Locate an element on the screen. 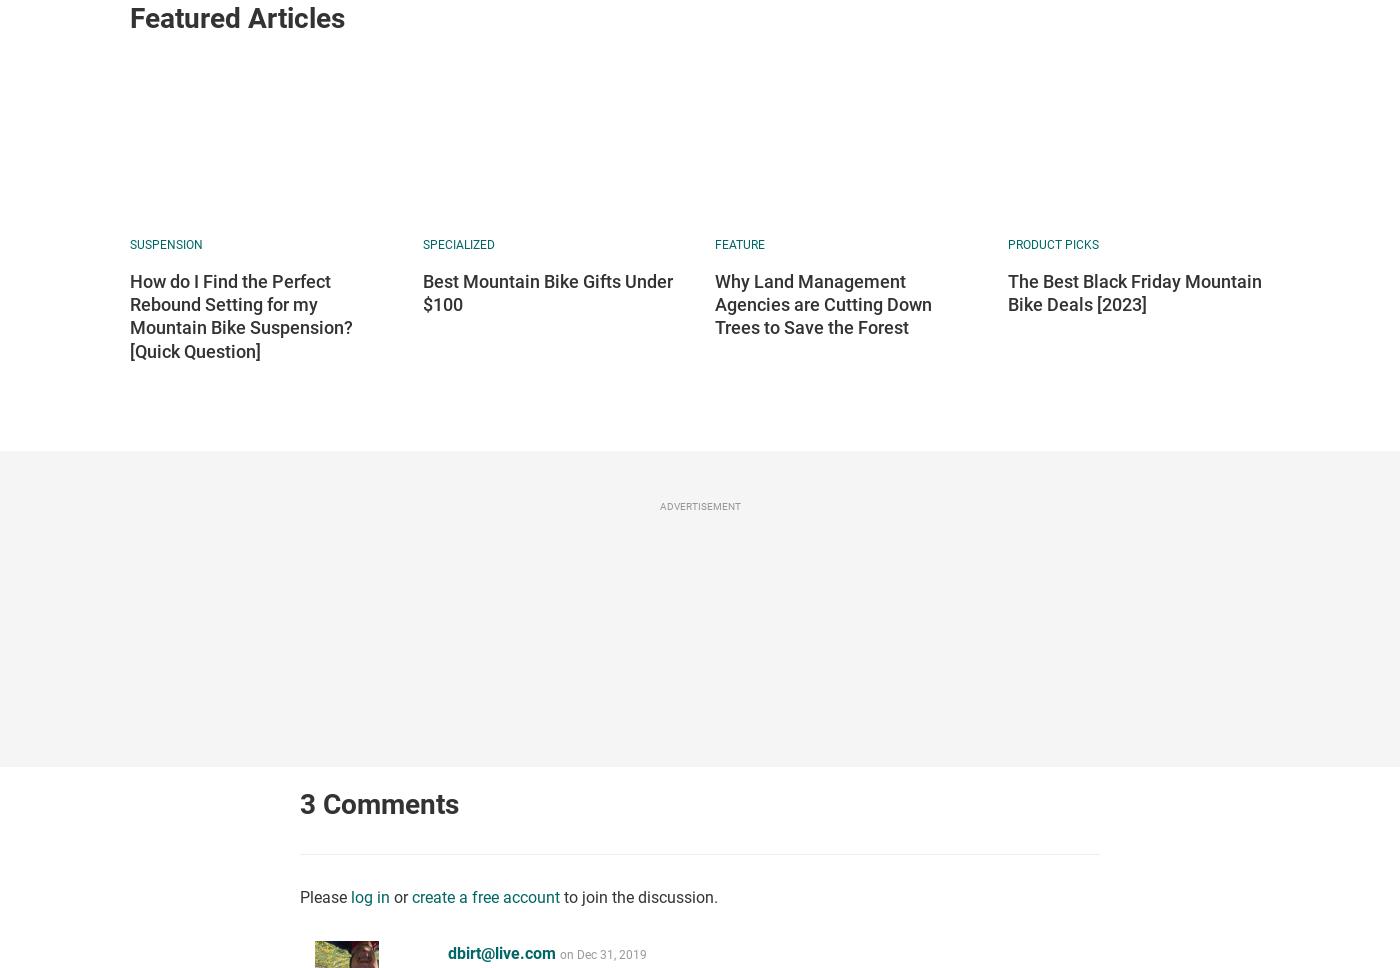 The width and height of the screenshot is (1400, 968). 'product picks' is located at coordinates (1007, 244).